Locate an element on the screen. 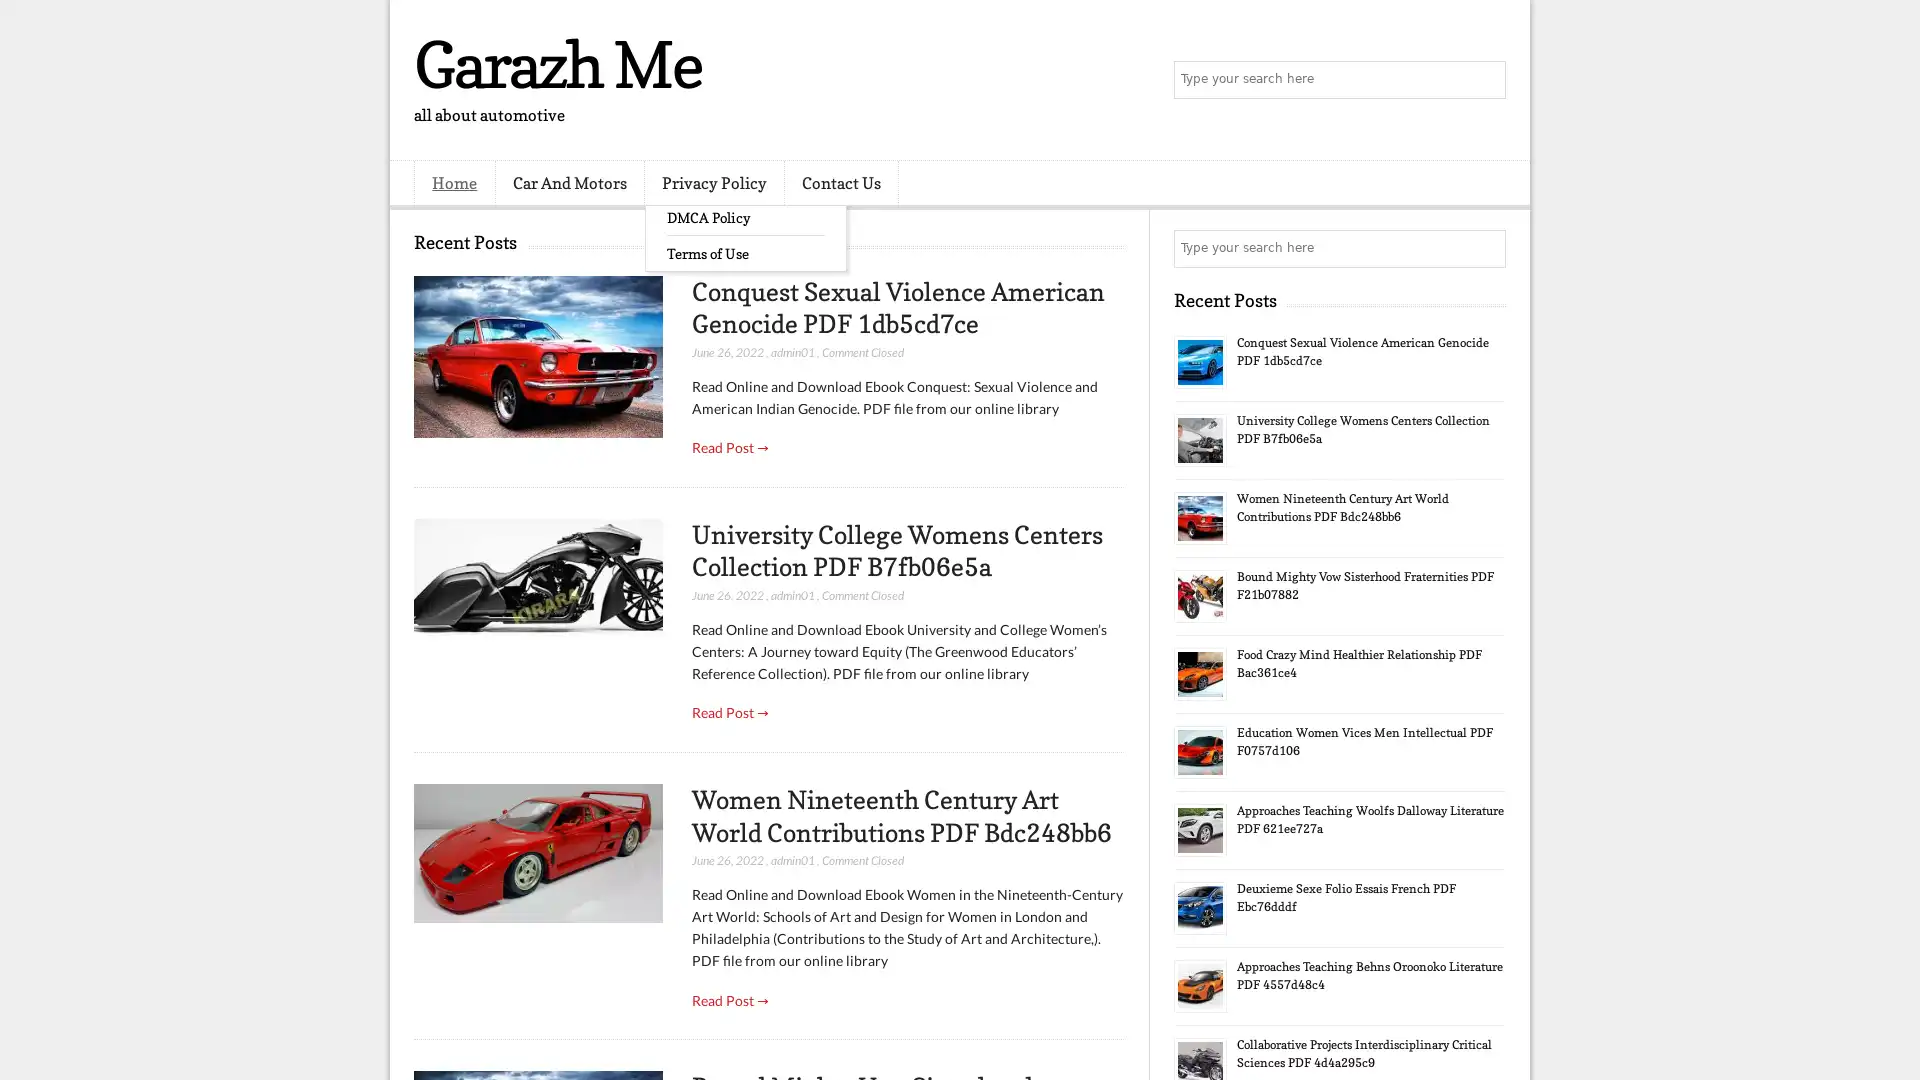 This screenshot has height=1080, width=1920. Search is located at coordinates (1485, 248).